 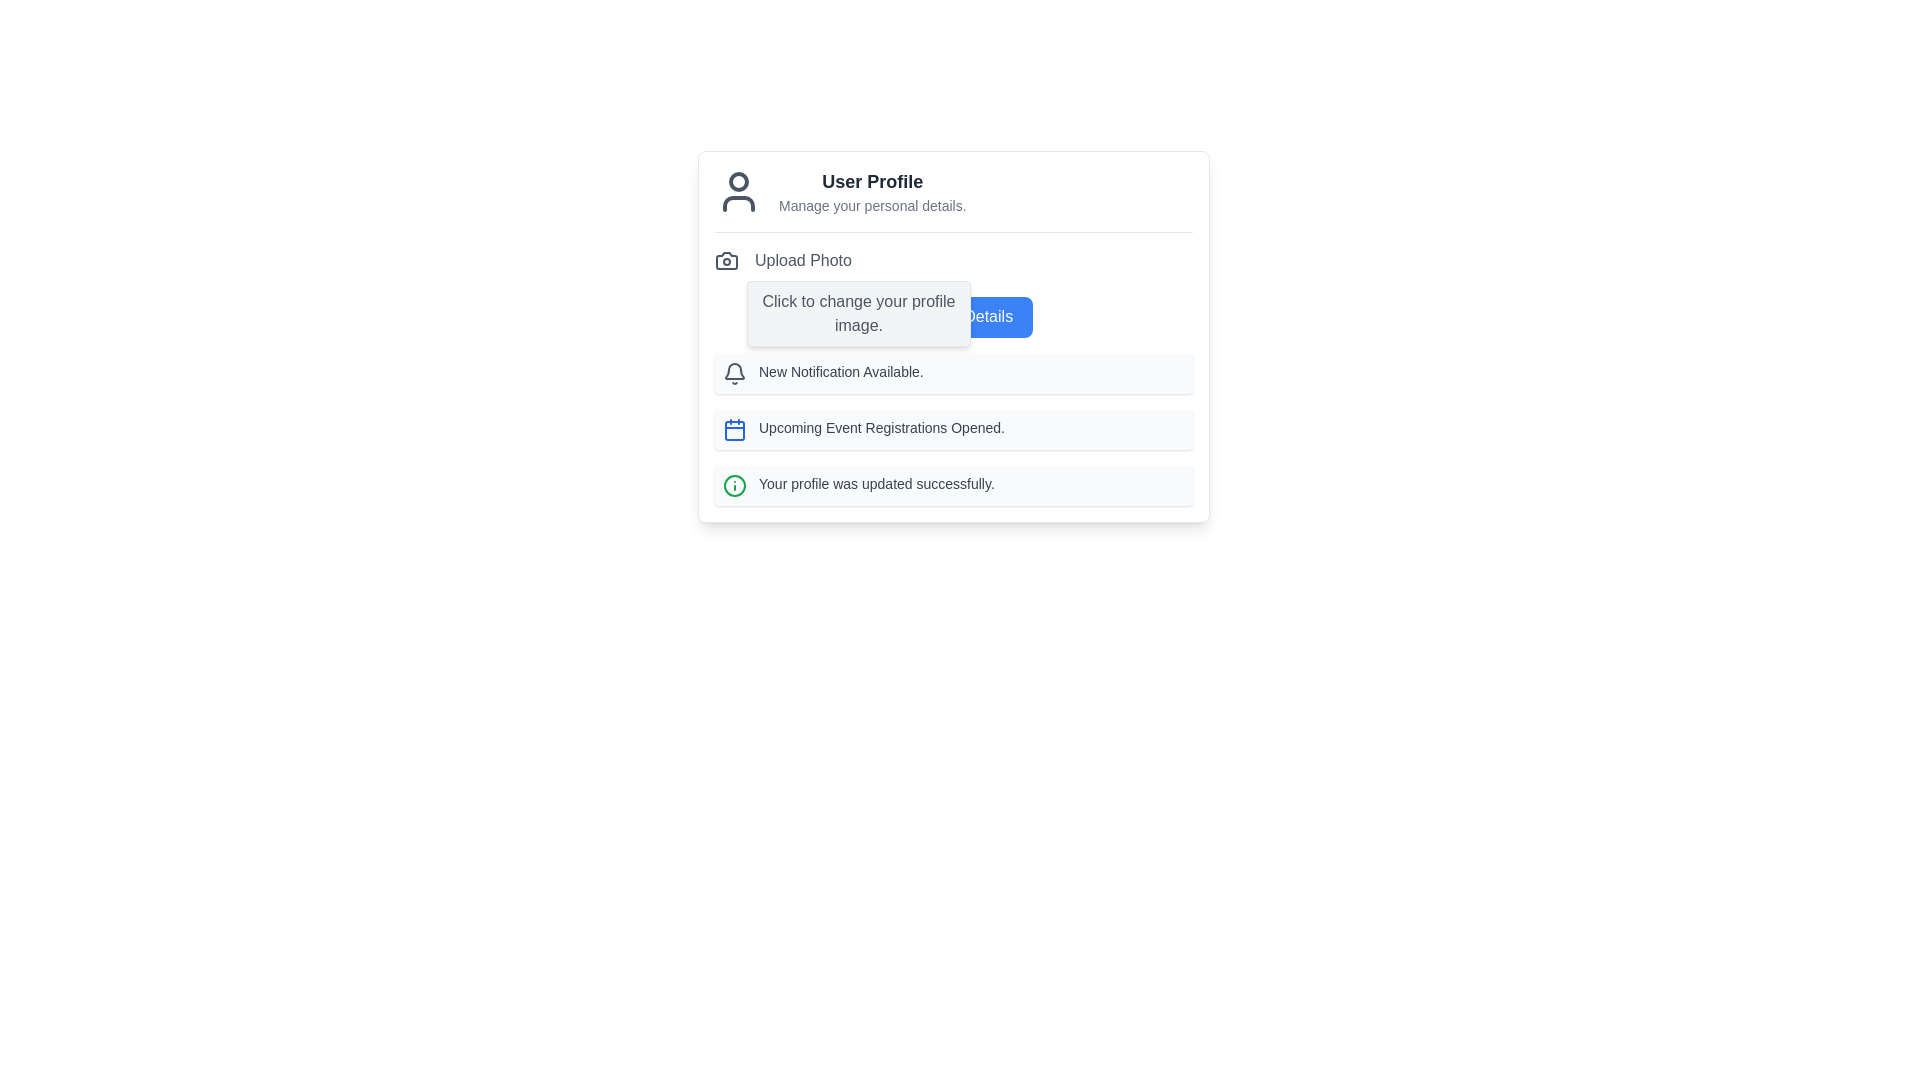 What do you see at coordinates (953, 427) in the screenshot?
I see `the second notification item that has a light gray background and contains the message 'Upcoming Event Registrations Opened.'` at bounding box center [953, 427].